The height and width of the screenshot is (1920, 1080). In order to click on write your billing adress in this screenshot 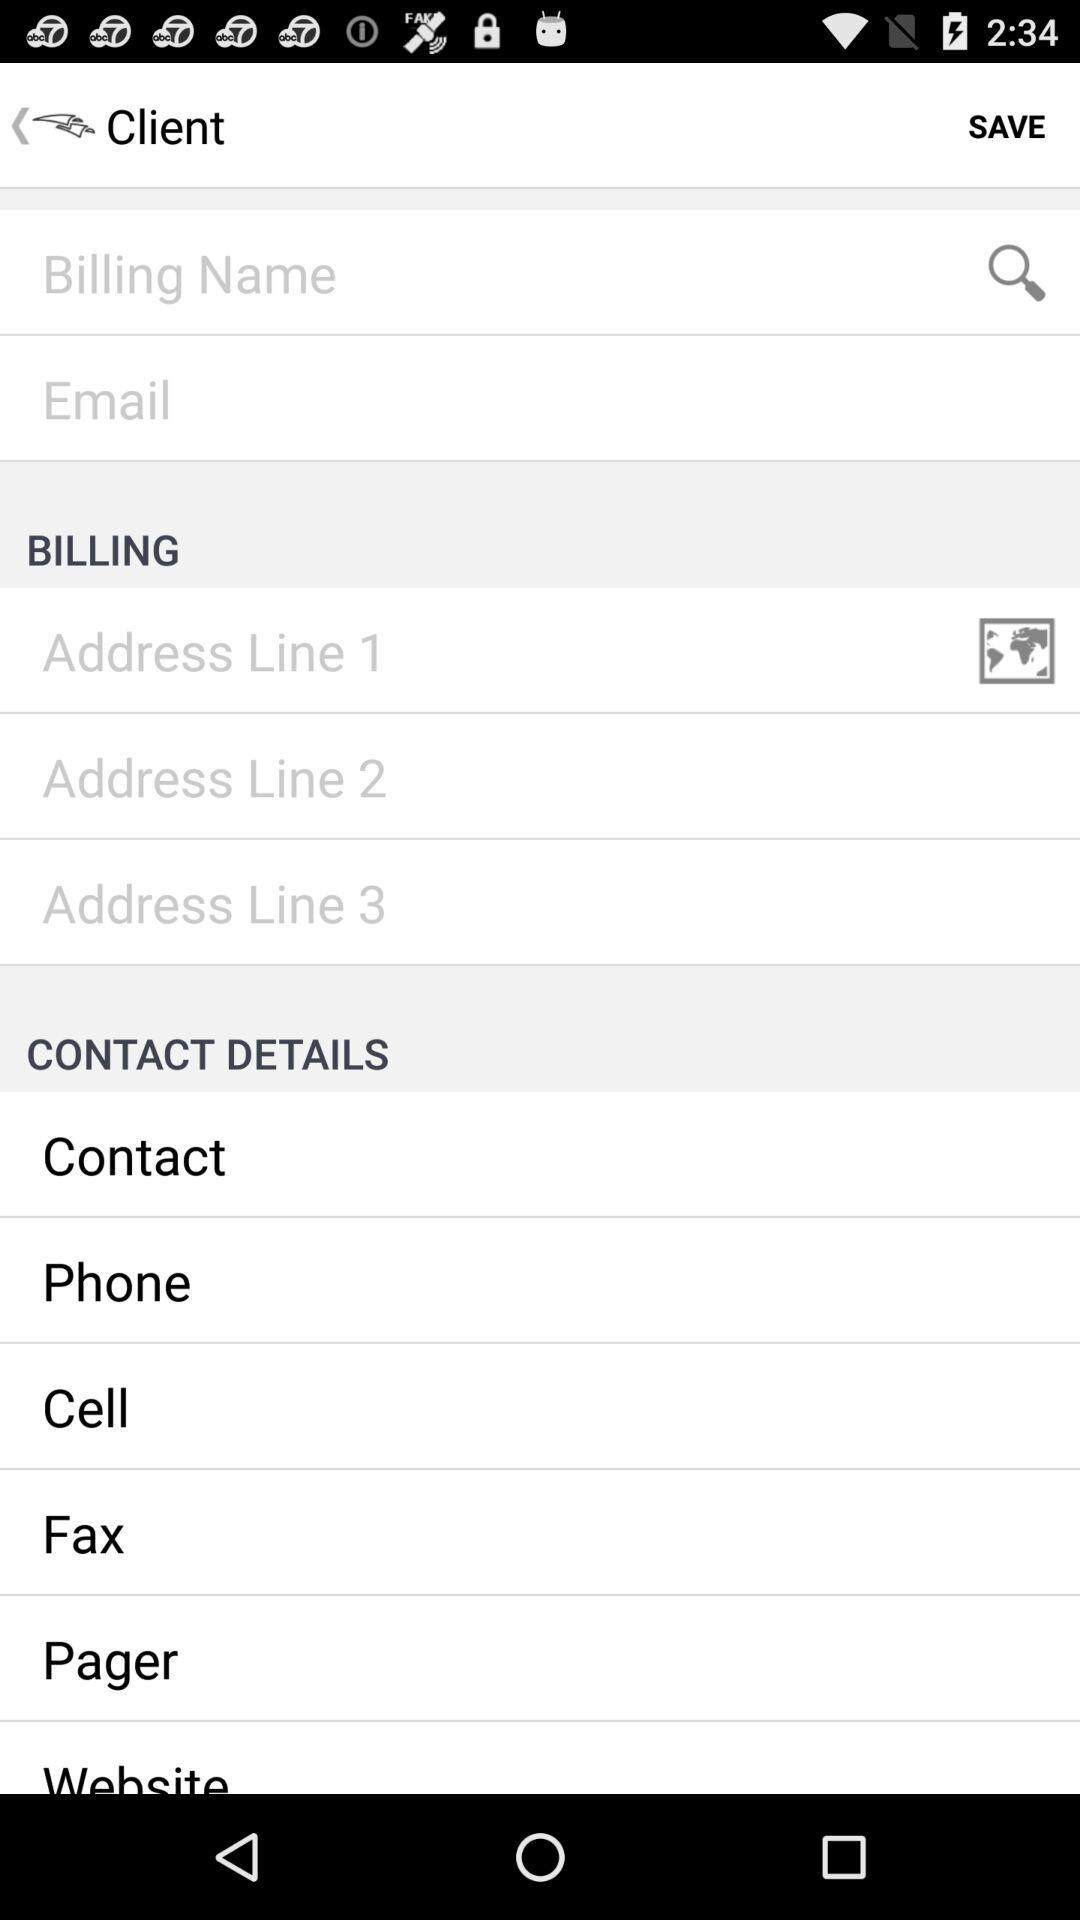, I will do `click(540, 651)`.